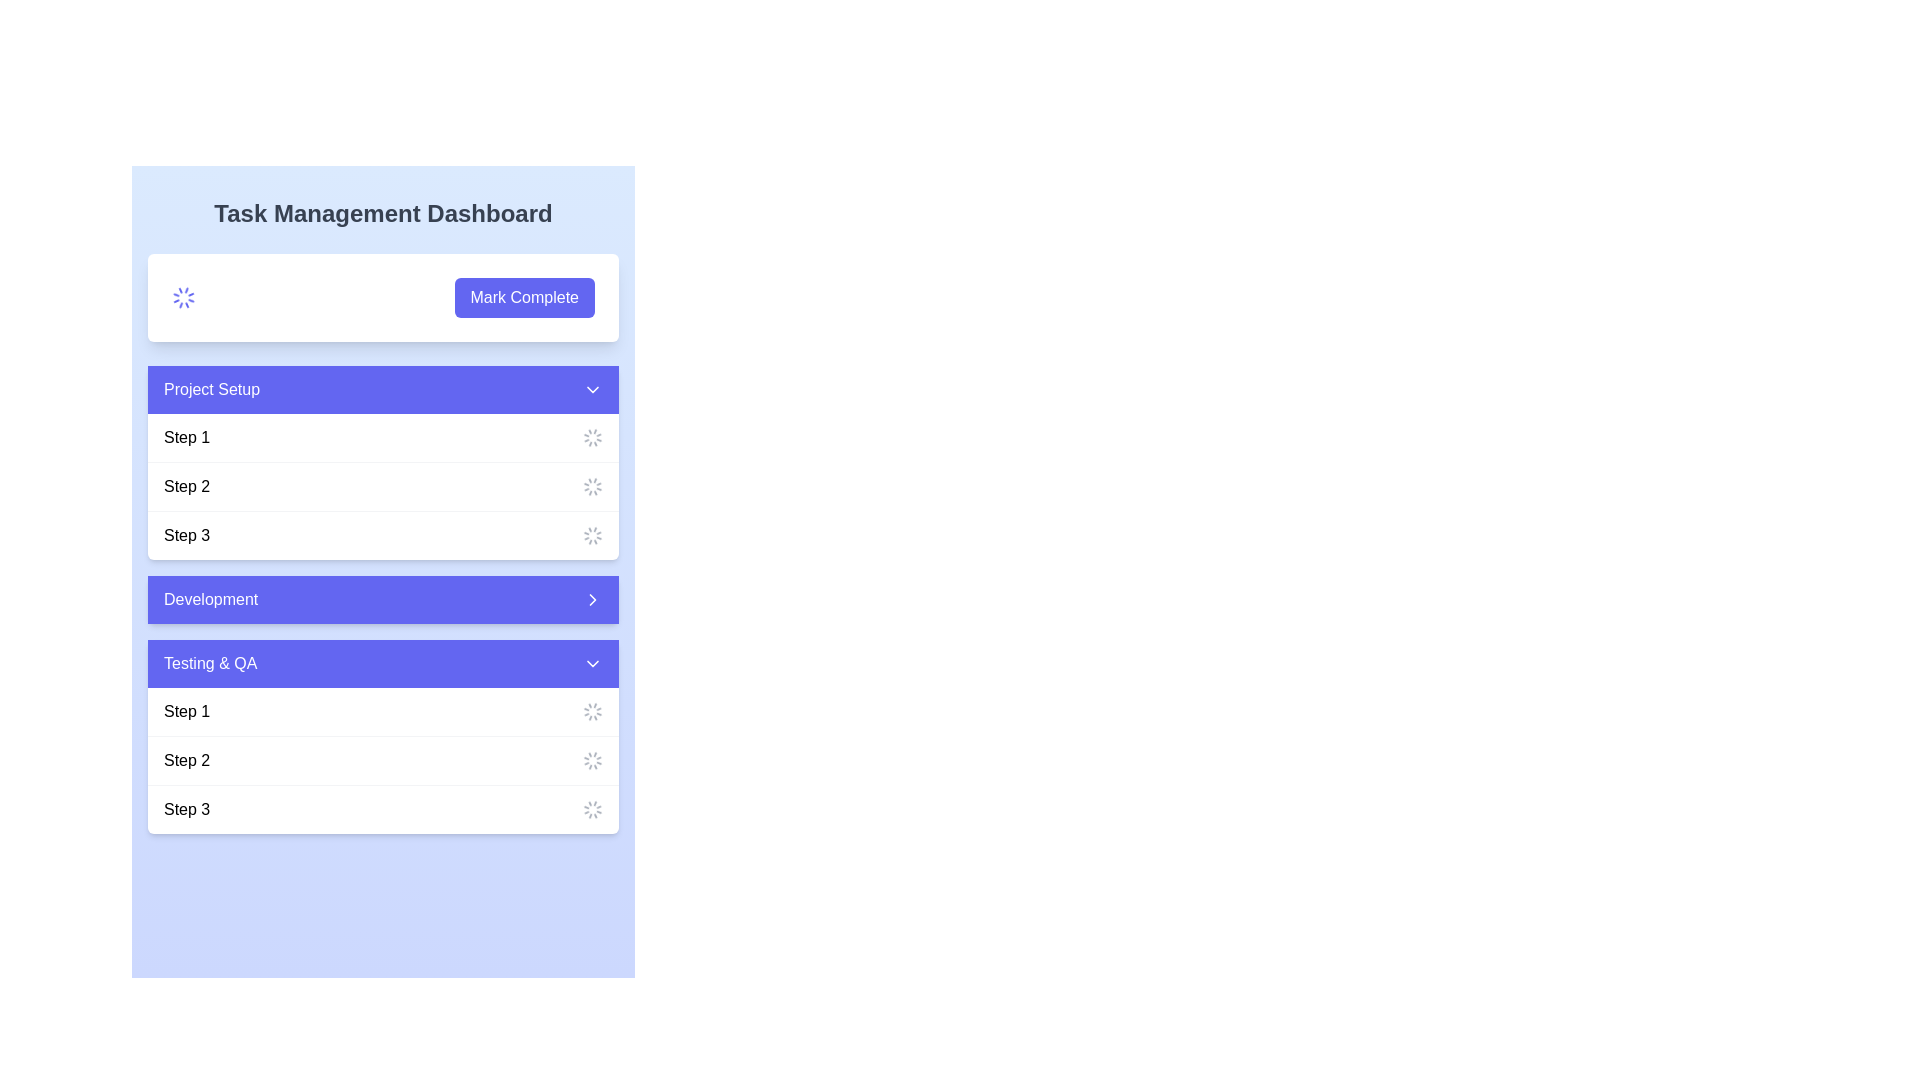  Describe the element at coordinates (187, 535) in the screenshot. I see `the label reading 'Step 3', which is the third entry in the list under the 'Project Setup' section, displayed in bold black text on a white background` at that location.